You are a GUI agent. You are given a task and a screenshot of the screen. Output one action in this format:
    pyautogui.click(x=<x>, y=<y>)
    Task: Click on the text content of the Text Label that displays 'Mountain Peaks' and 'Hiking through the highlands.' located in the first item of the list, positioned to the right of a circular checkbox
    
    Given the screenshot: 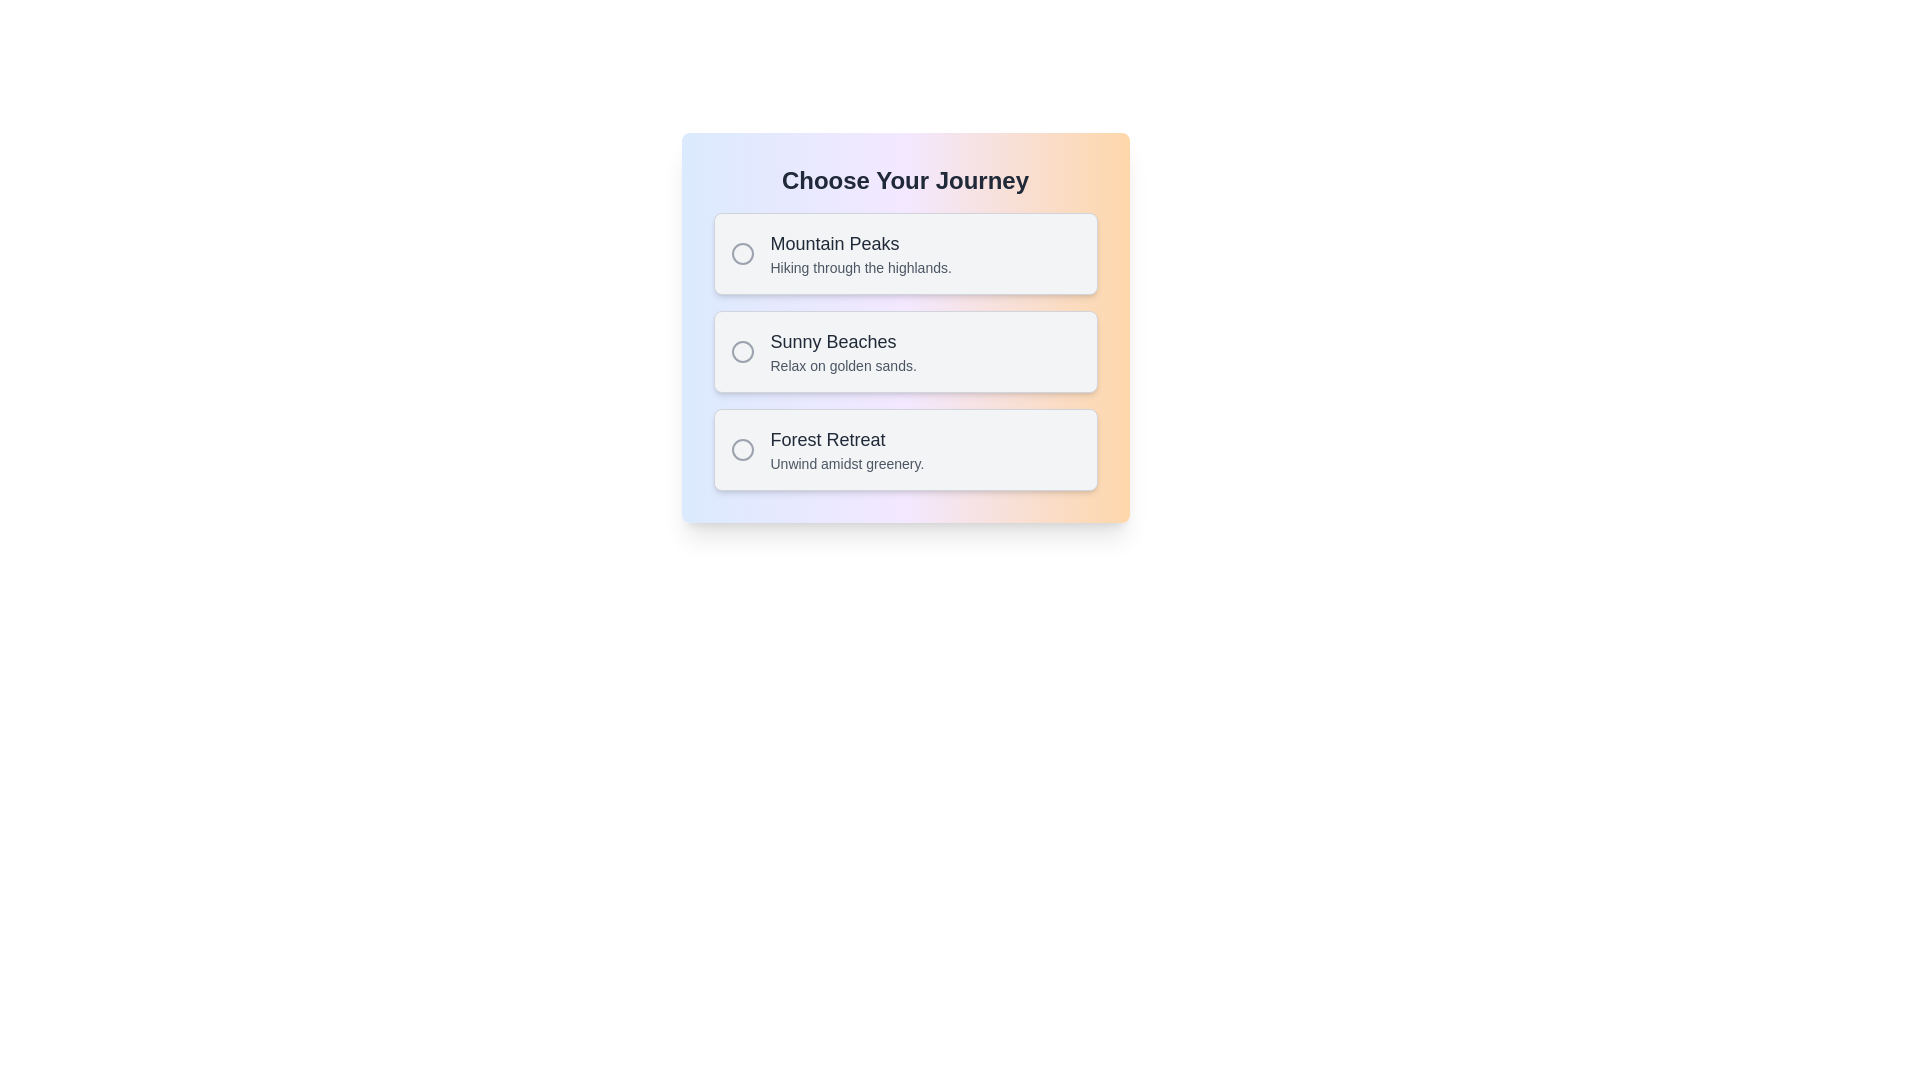 What is the action you would take?
    pyautogui.click(x=861, y=253)
    